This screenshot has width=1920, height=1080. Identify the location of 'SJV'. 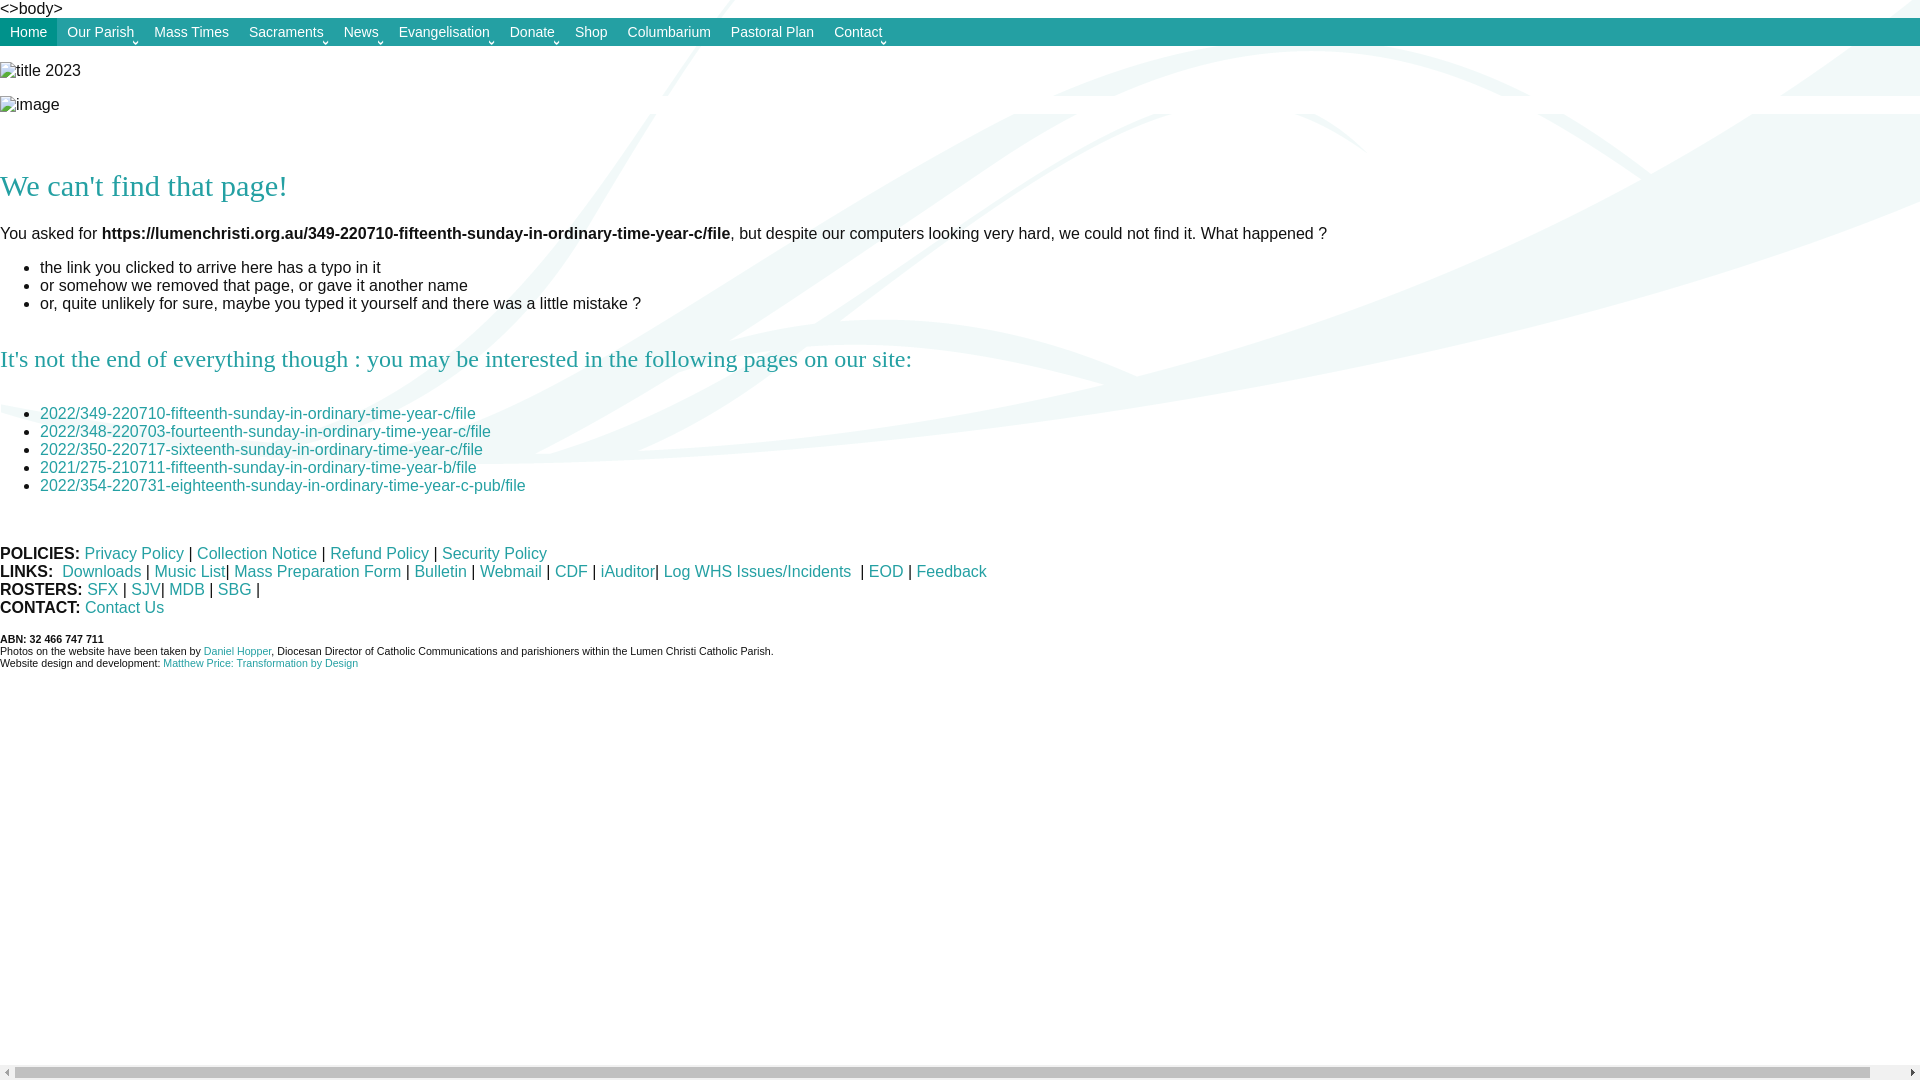
(129, 588).